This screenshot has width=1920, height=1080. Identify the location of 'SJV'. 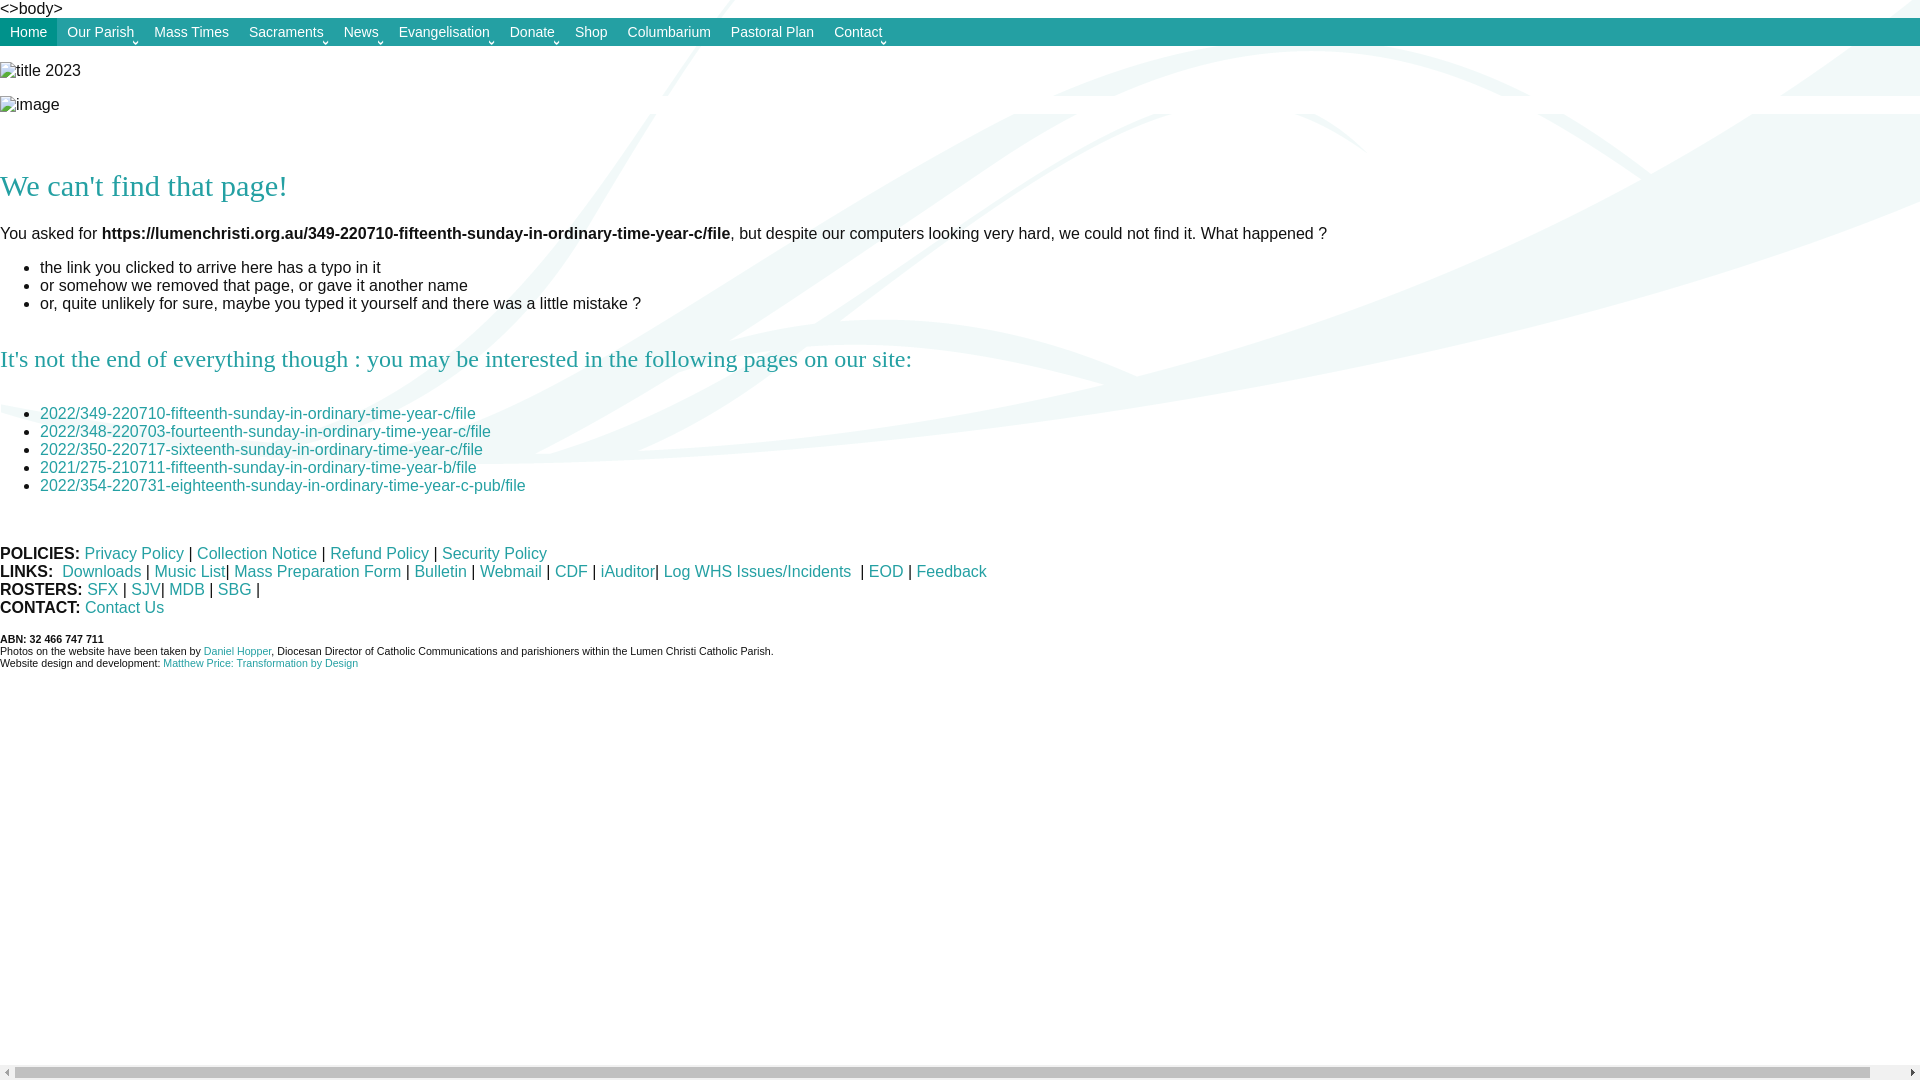
(129, 588).